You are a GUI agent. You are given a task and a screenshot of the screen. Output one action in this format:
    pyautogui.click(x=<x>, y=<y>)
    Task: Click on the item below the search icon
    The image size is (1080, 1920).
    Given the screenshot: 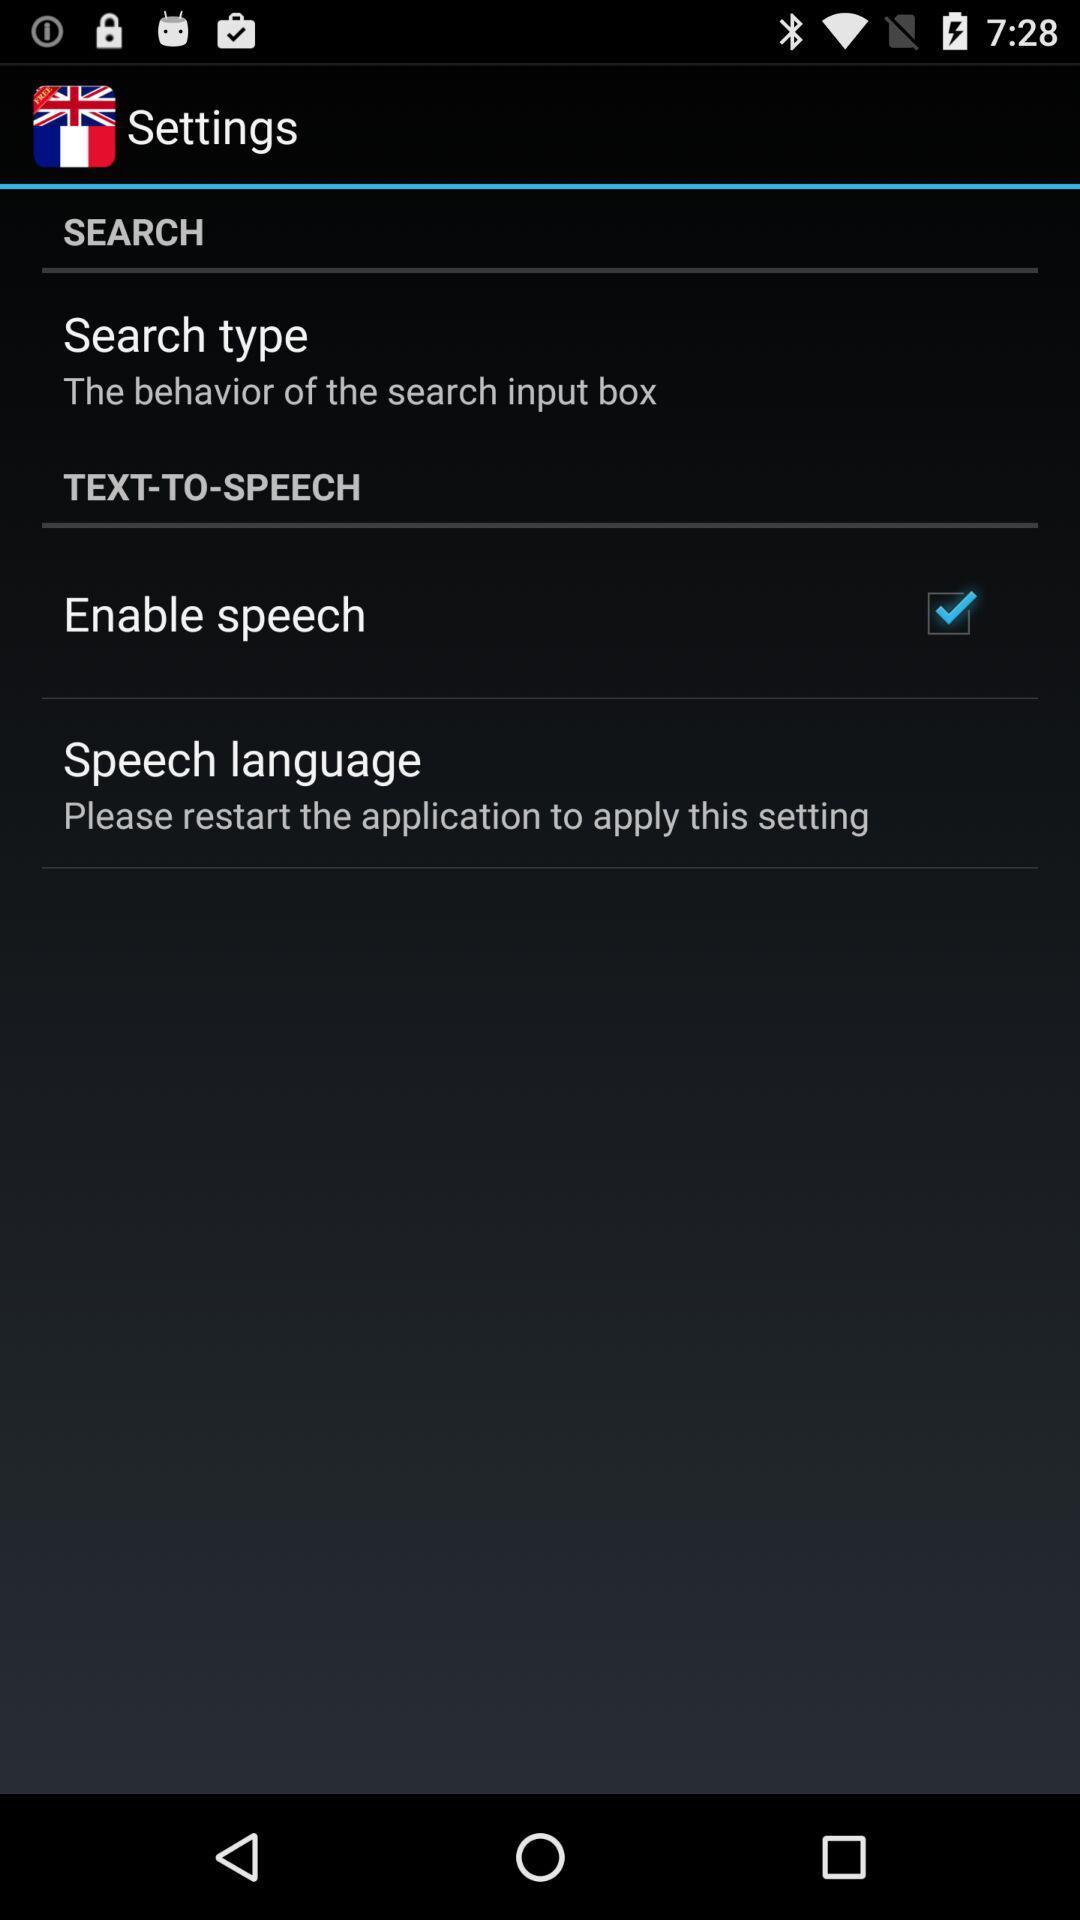 What is the action you would take?
    pyautogui.click(x=185, y=333)
    